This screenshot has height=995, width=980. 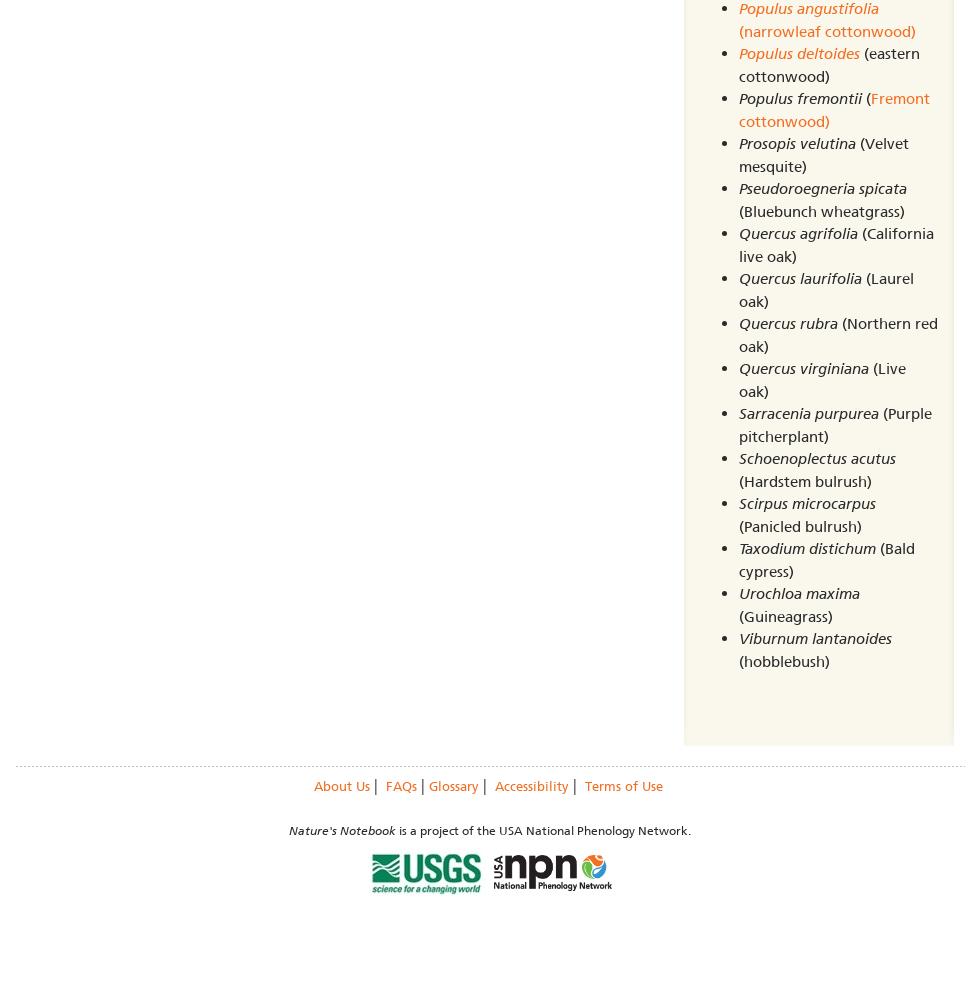 What do you see at coordinates (808, 8) in the screenshot?
I see `'Populus angustifolia'` at bounding box center [808, 8].